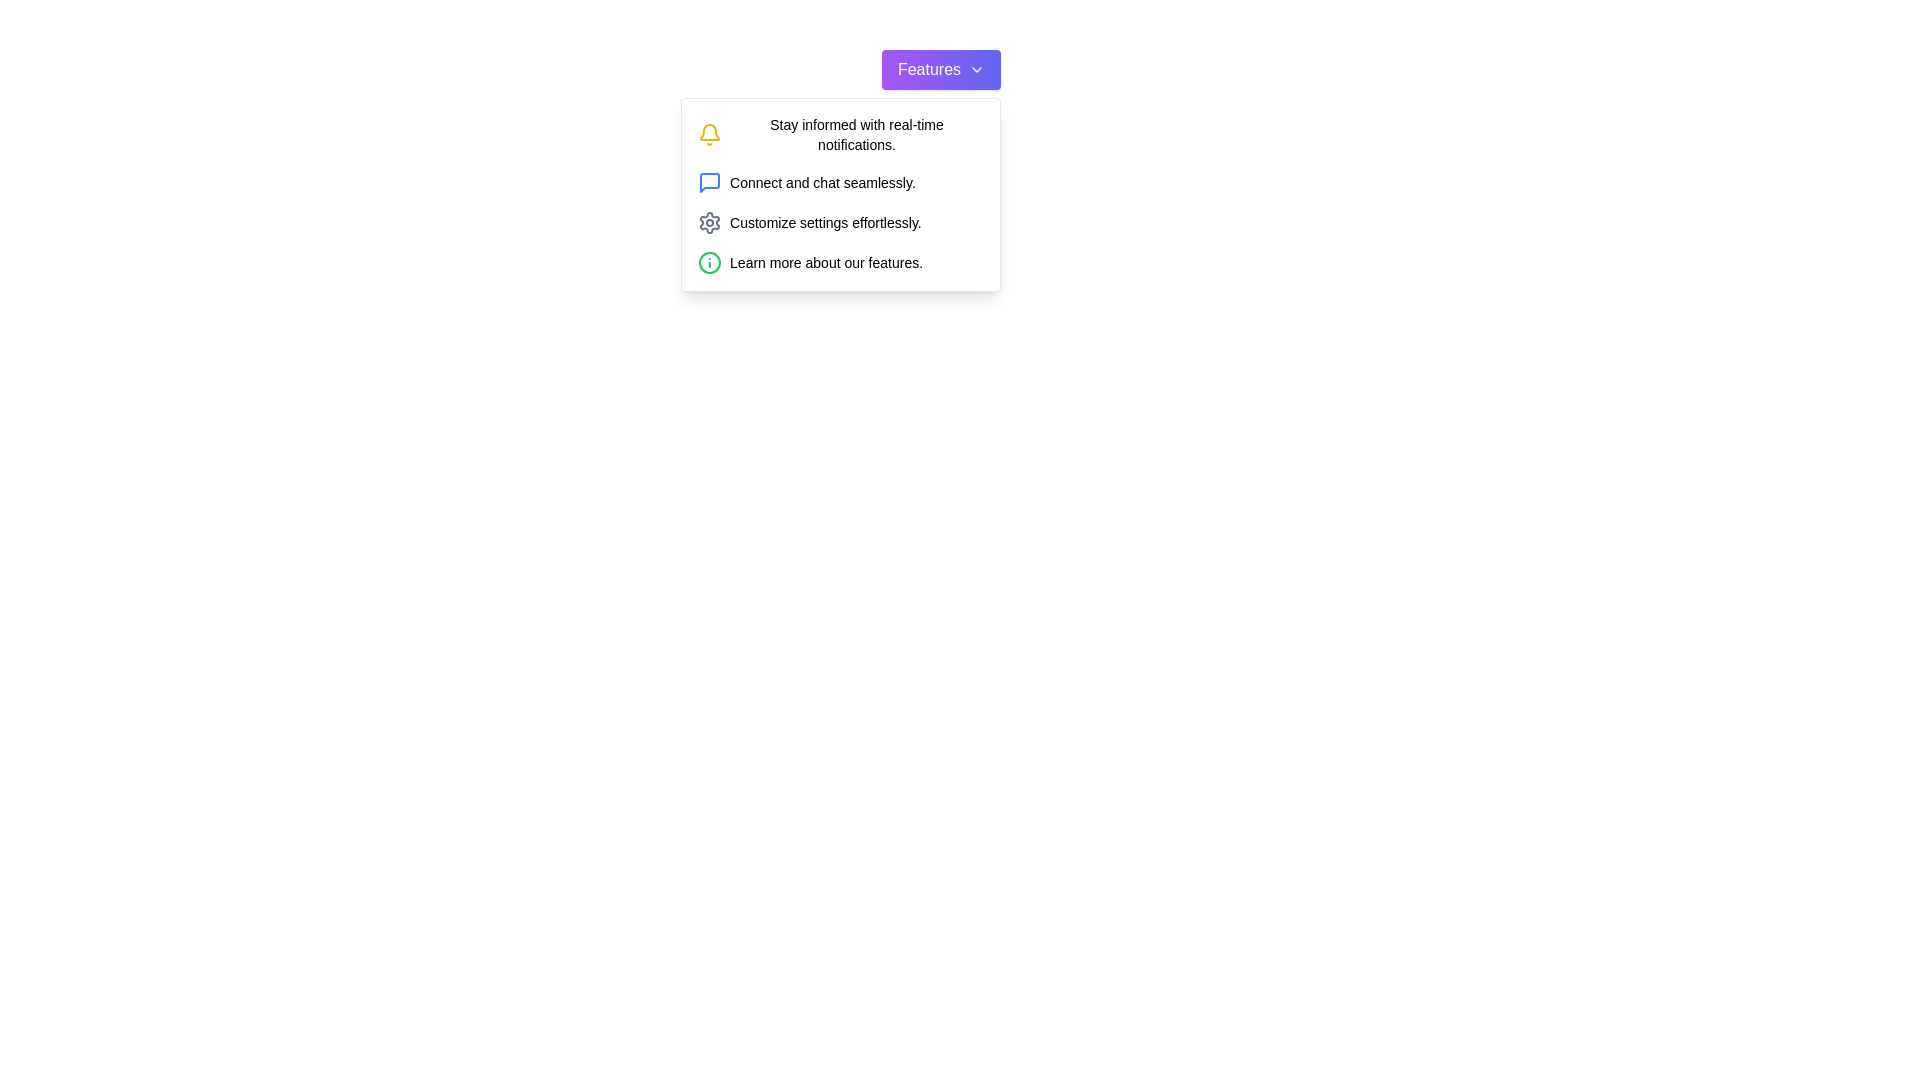 The width and height of the screenshot is (1920, 1080). I want to click on the icons and their associated descriptive text in the dropdown menu that appears when the 'Features' button is clicked, so click(841, 195).